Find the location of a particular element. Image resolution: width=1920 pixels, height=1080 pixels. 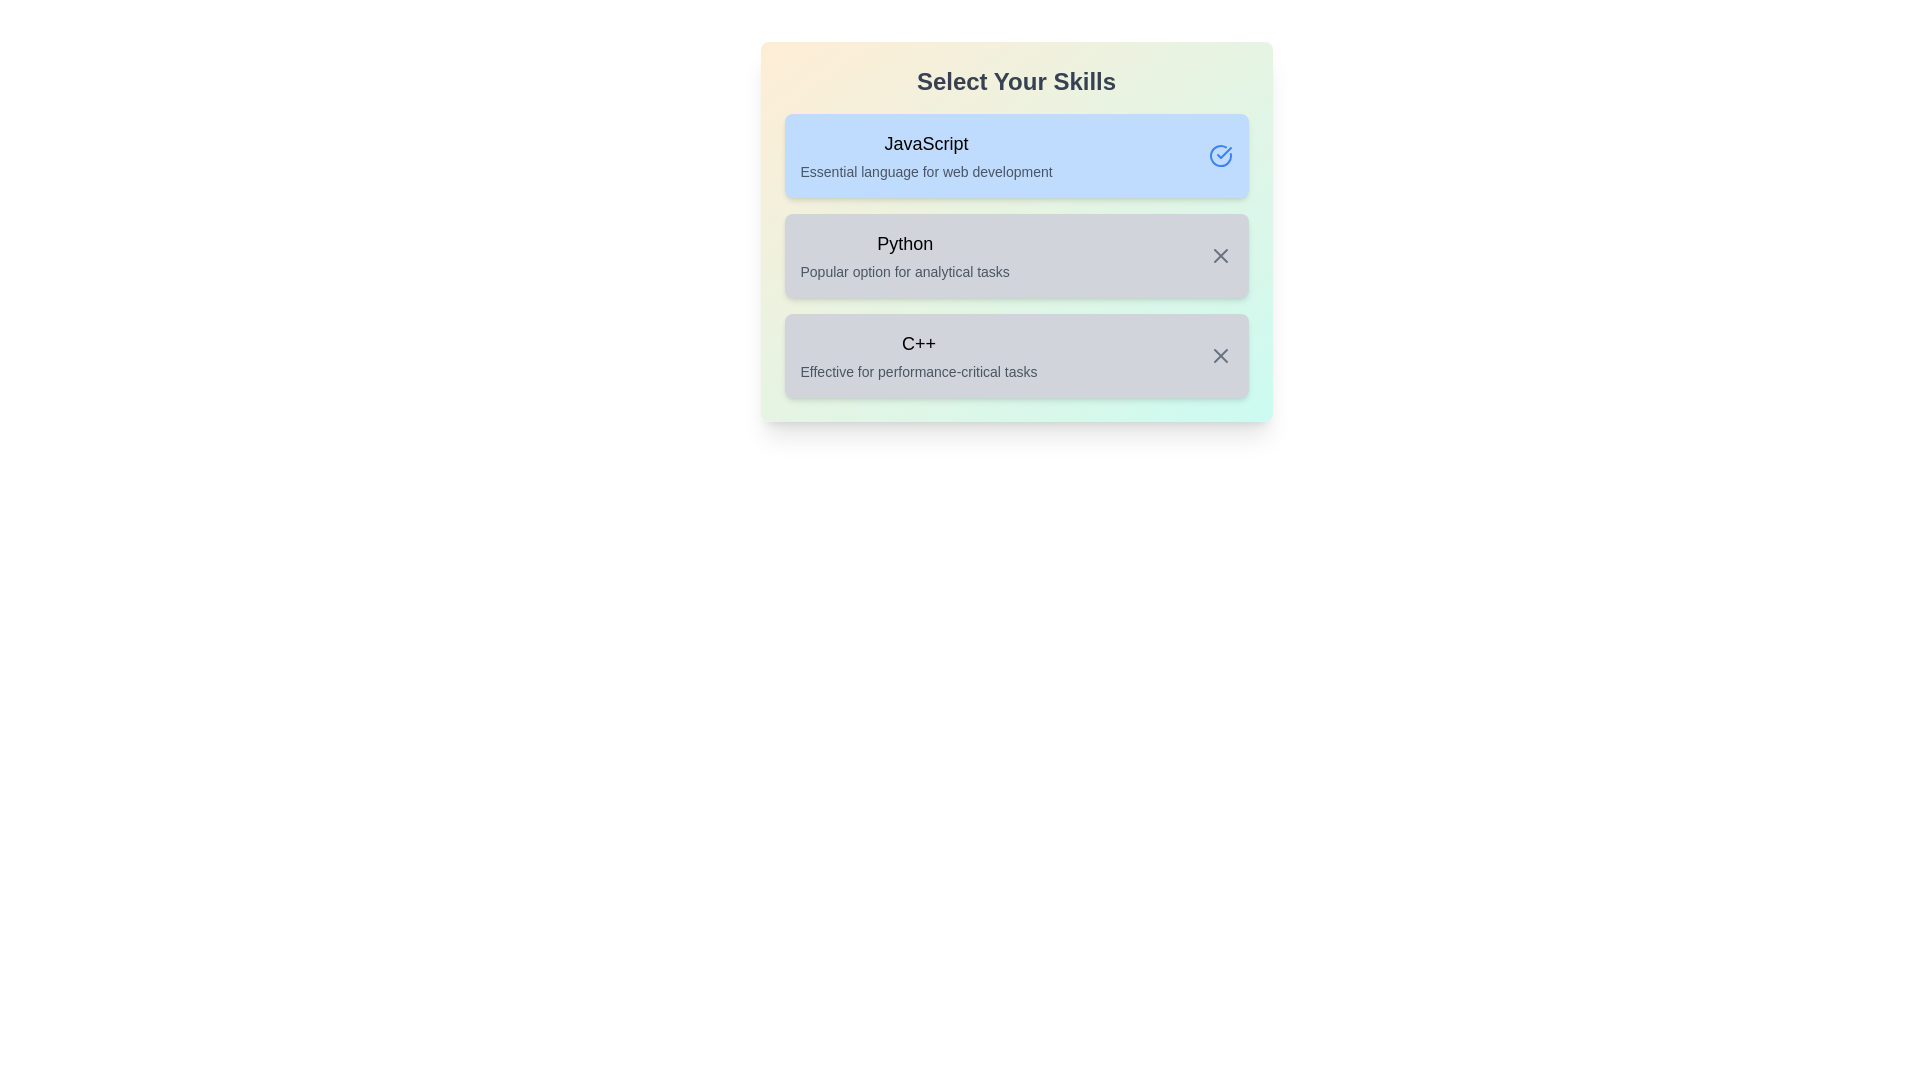

the skill item C++ to observe the hover effect is located at coordinates (1016, 354).